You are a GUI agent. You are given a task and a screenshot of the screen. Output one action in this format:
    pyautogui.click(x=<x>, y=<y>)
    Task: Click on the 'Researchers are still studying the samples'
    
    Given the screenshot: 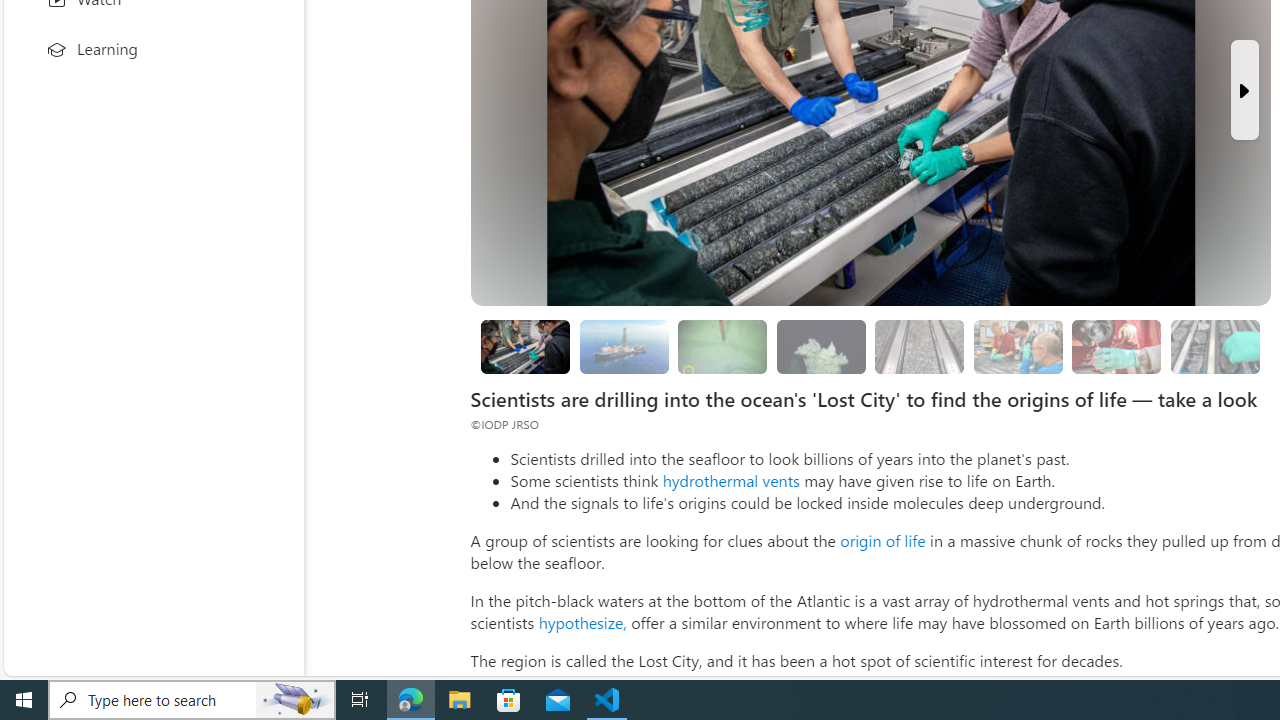 What is the action you would take?
    pyautogui.click(x=1214, y=346)
    